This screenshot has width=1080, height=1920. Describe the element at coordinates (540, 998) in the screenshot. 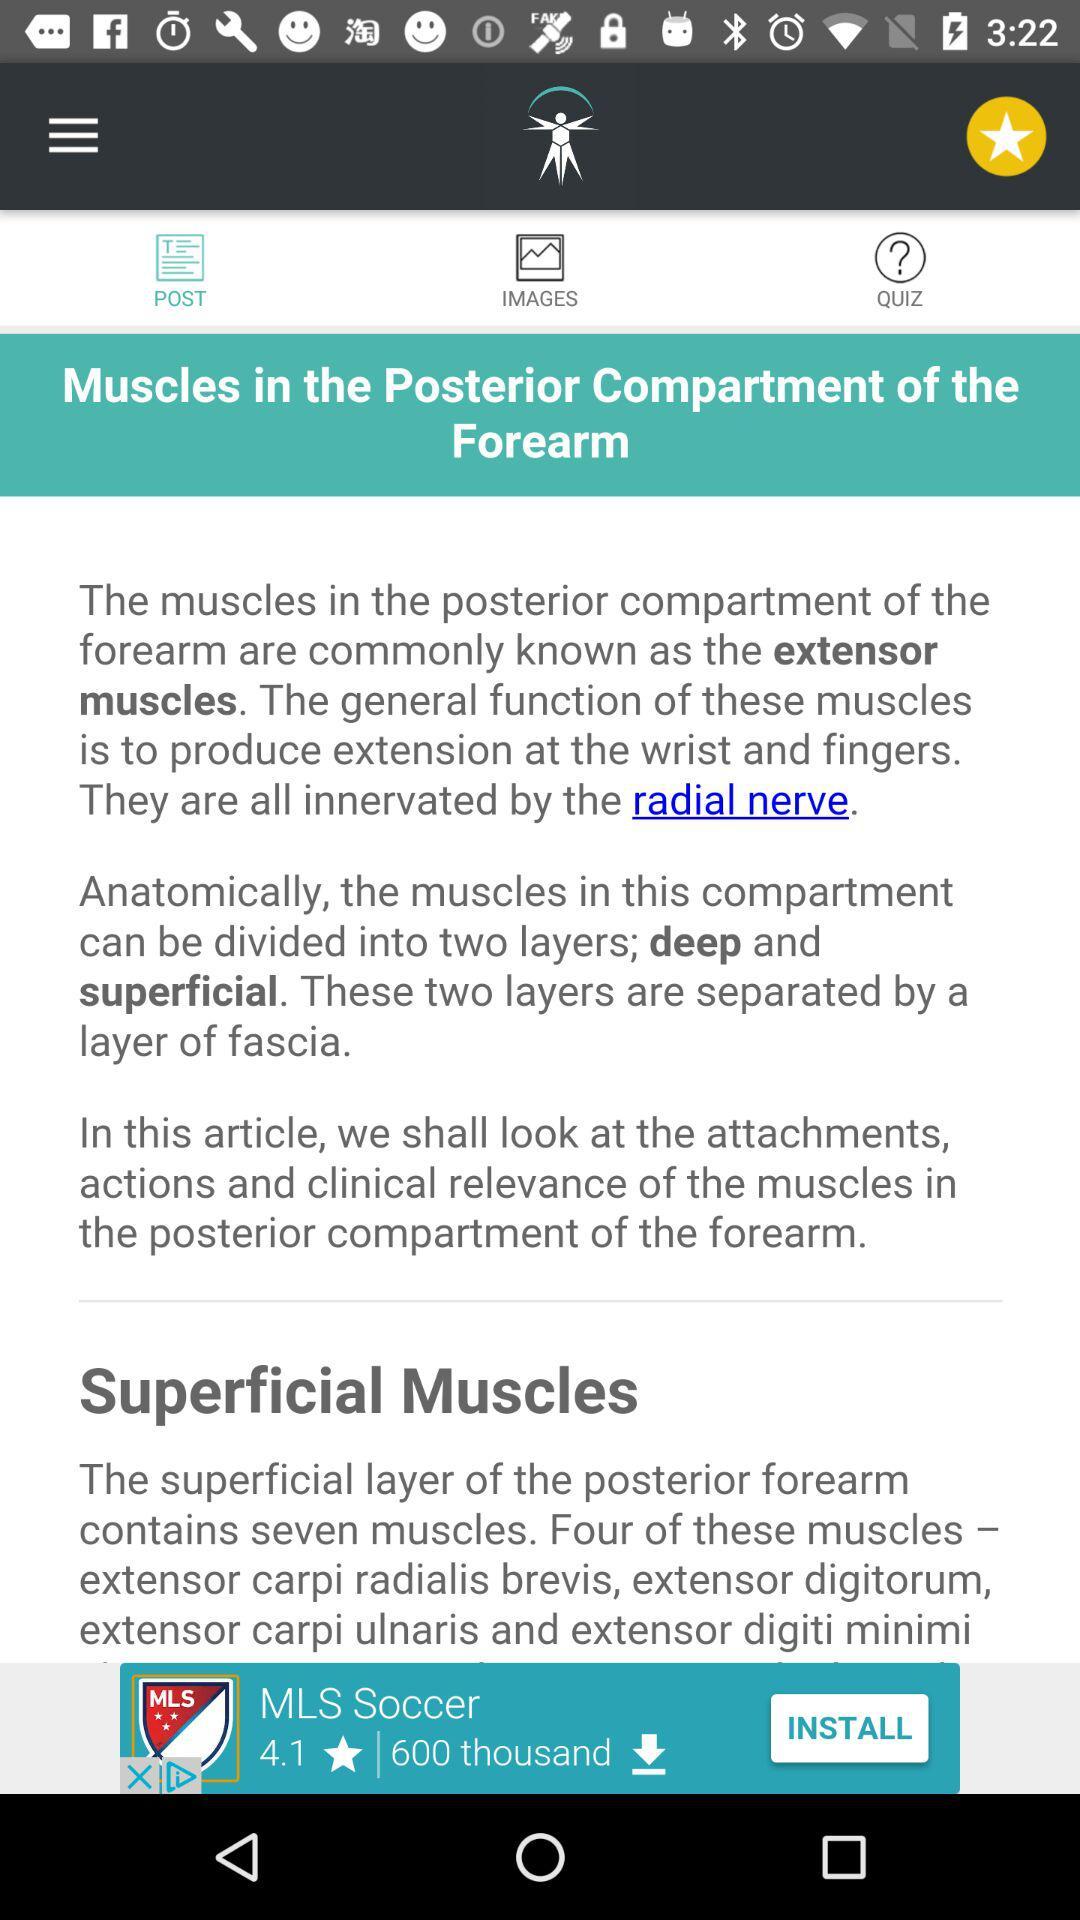

I see `read the article` at that location.